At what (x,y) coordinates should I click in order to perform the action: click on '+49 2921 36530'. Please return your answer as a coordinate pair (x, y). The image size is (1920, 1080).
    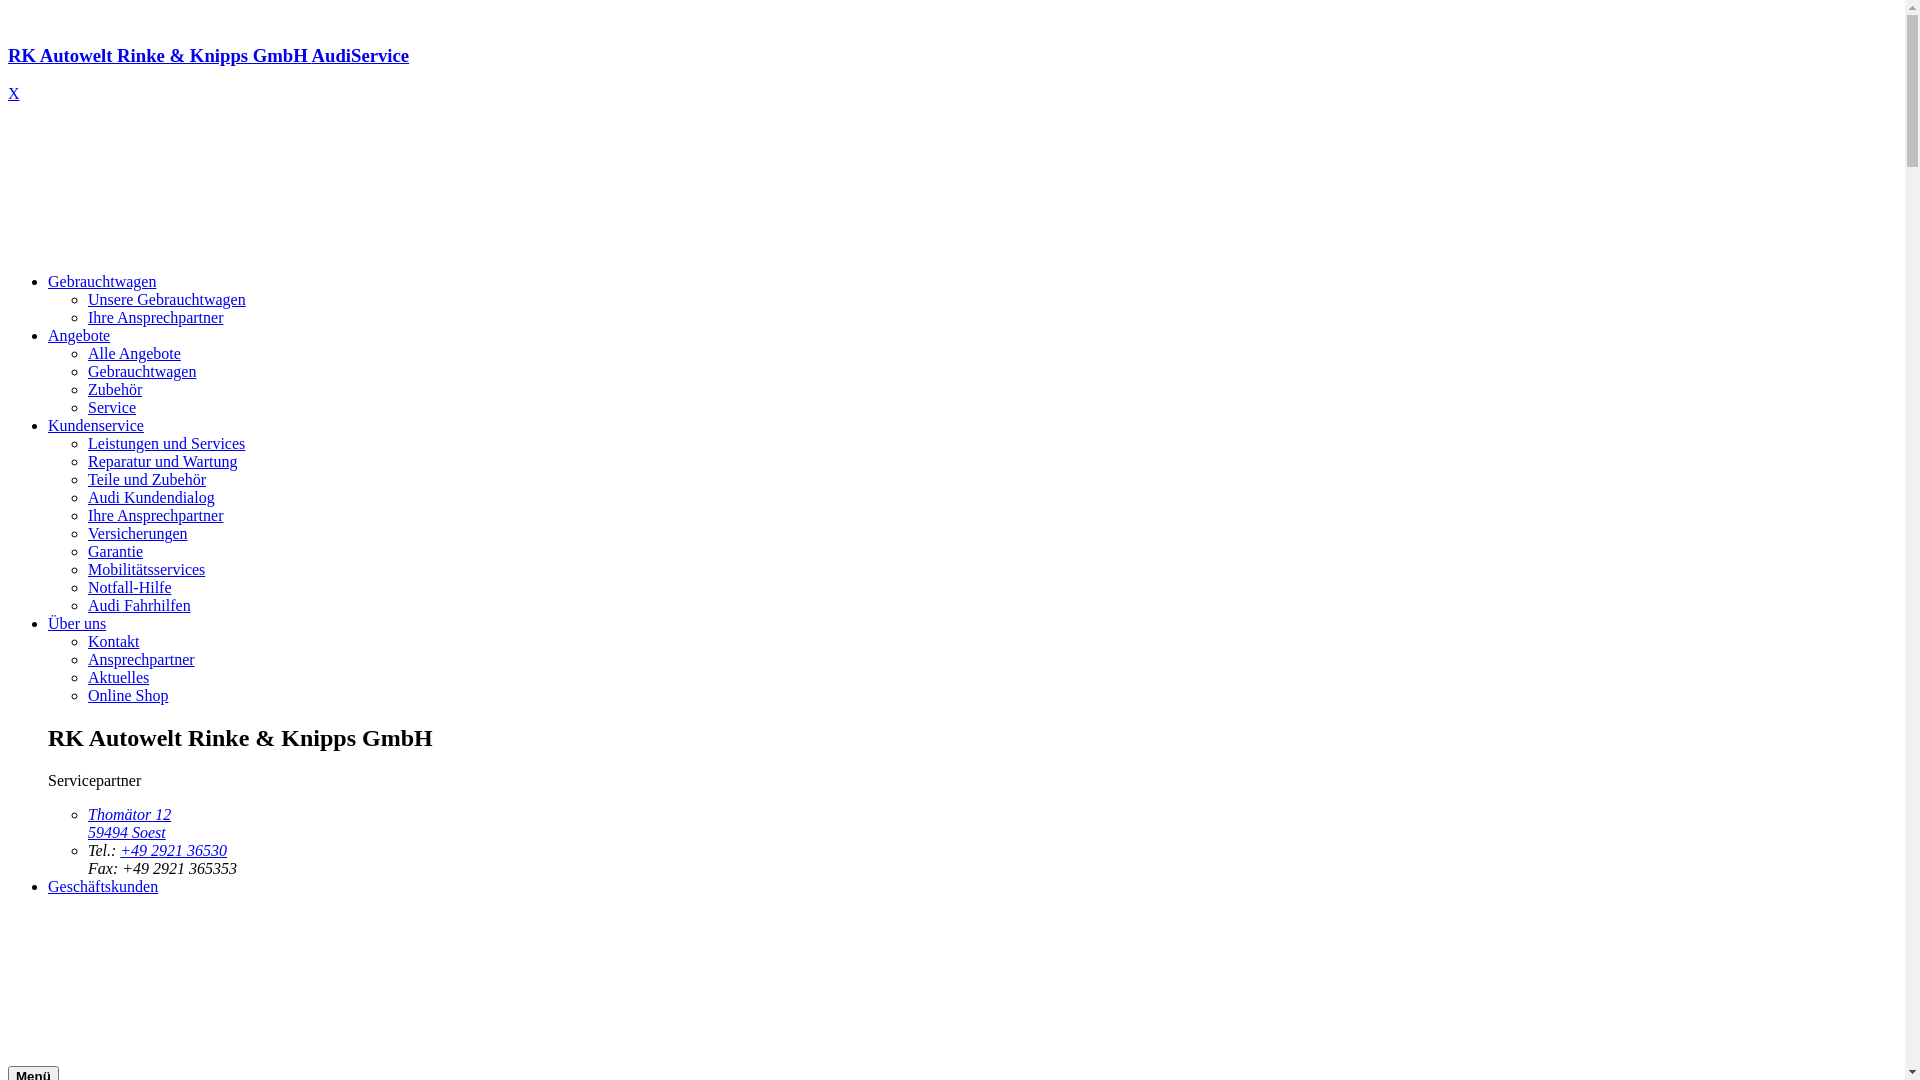
    Looking at the image, I should click on (173, 850).